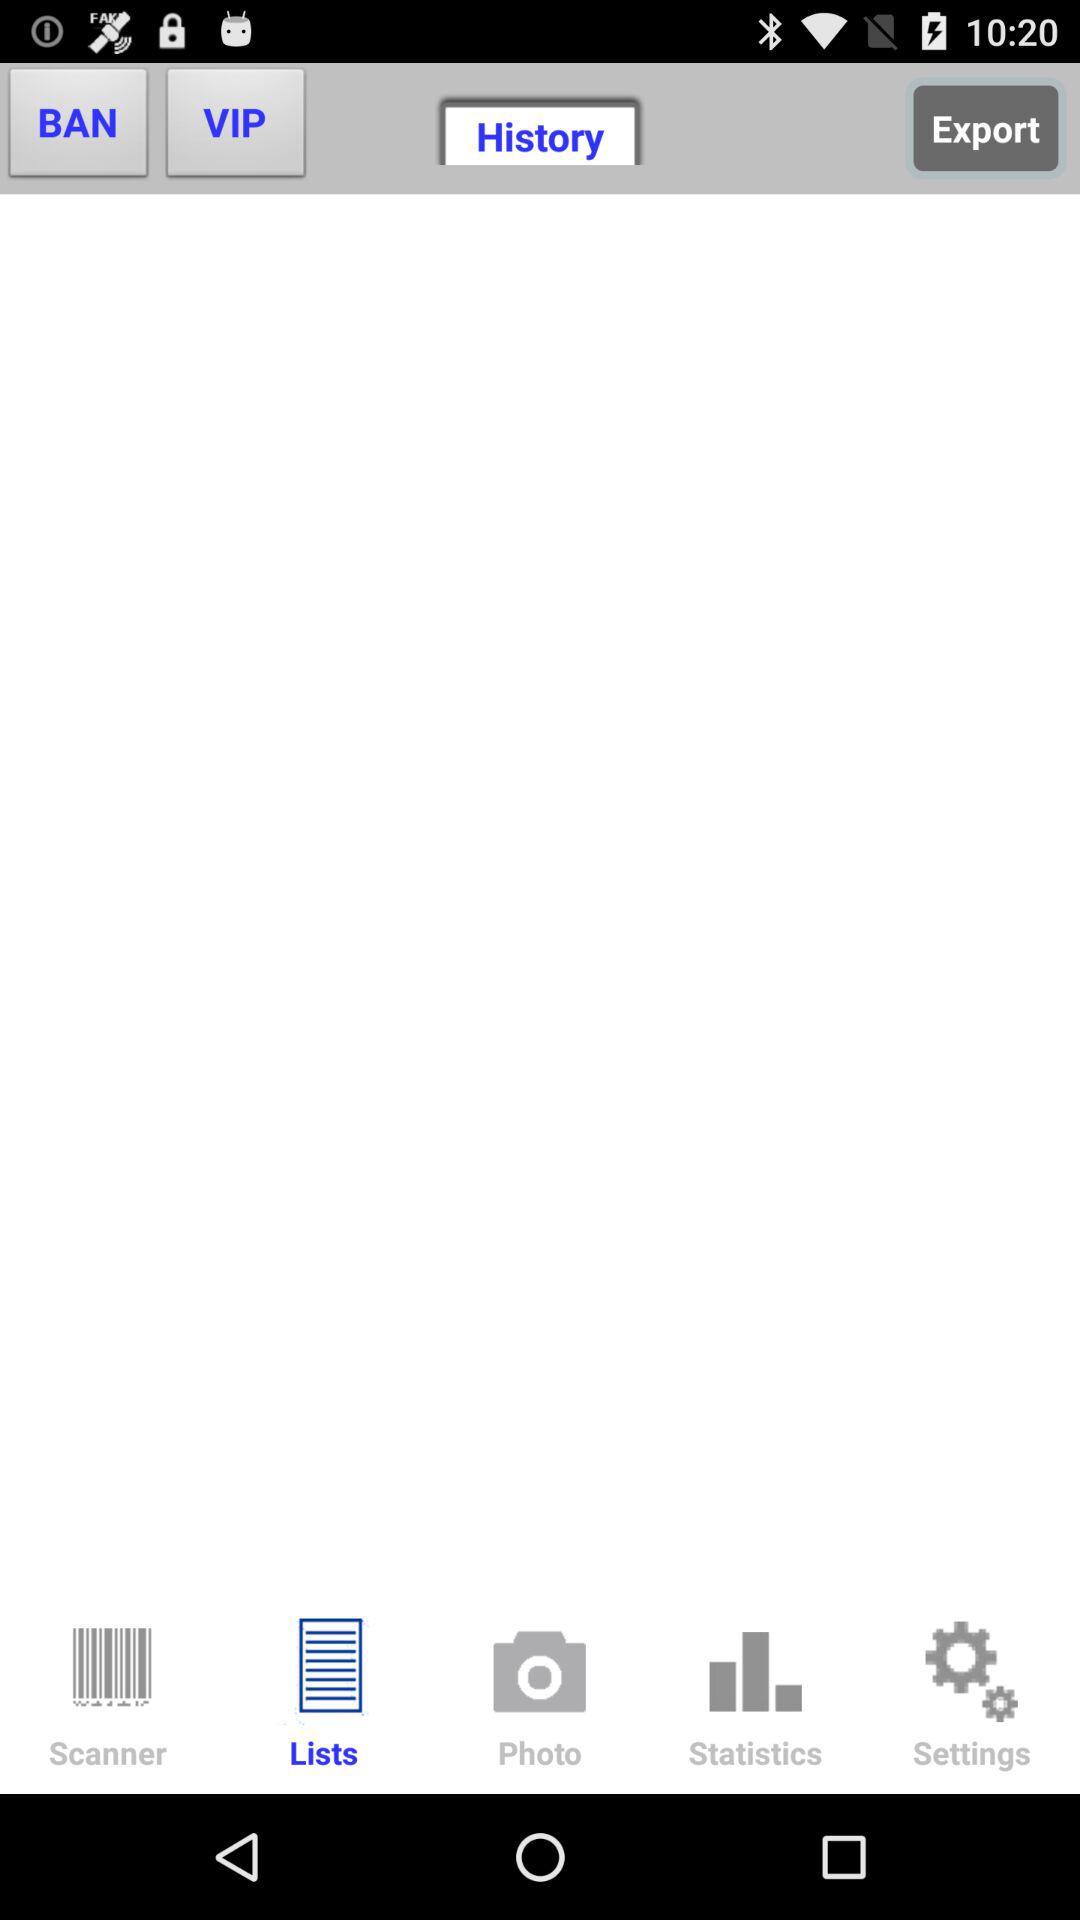  I want to click on the export item, so click(984, 127).